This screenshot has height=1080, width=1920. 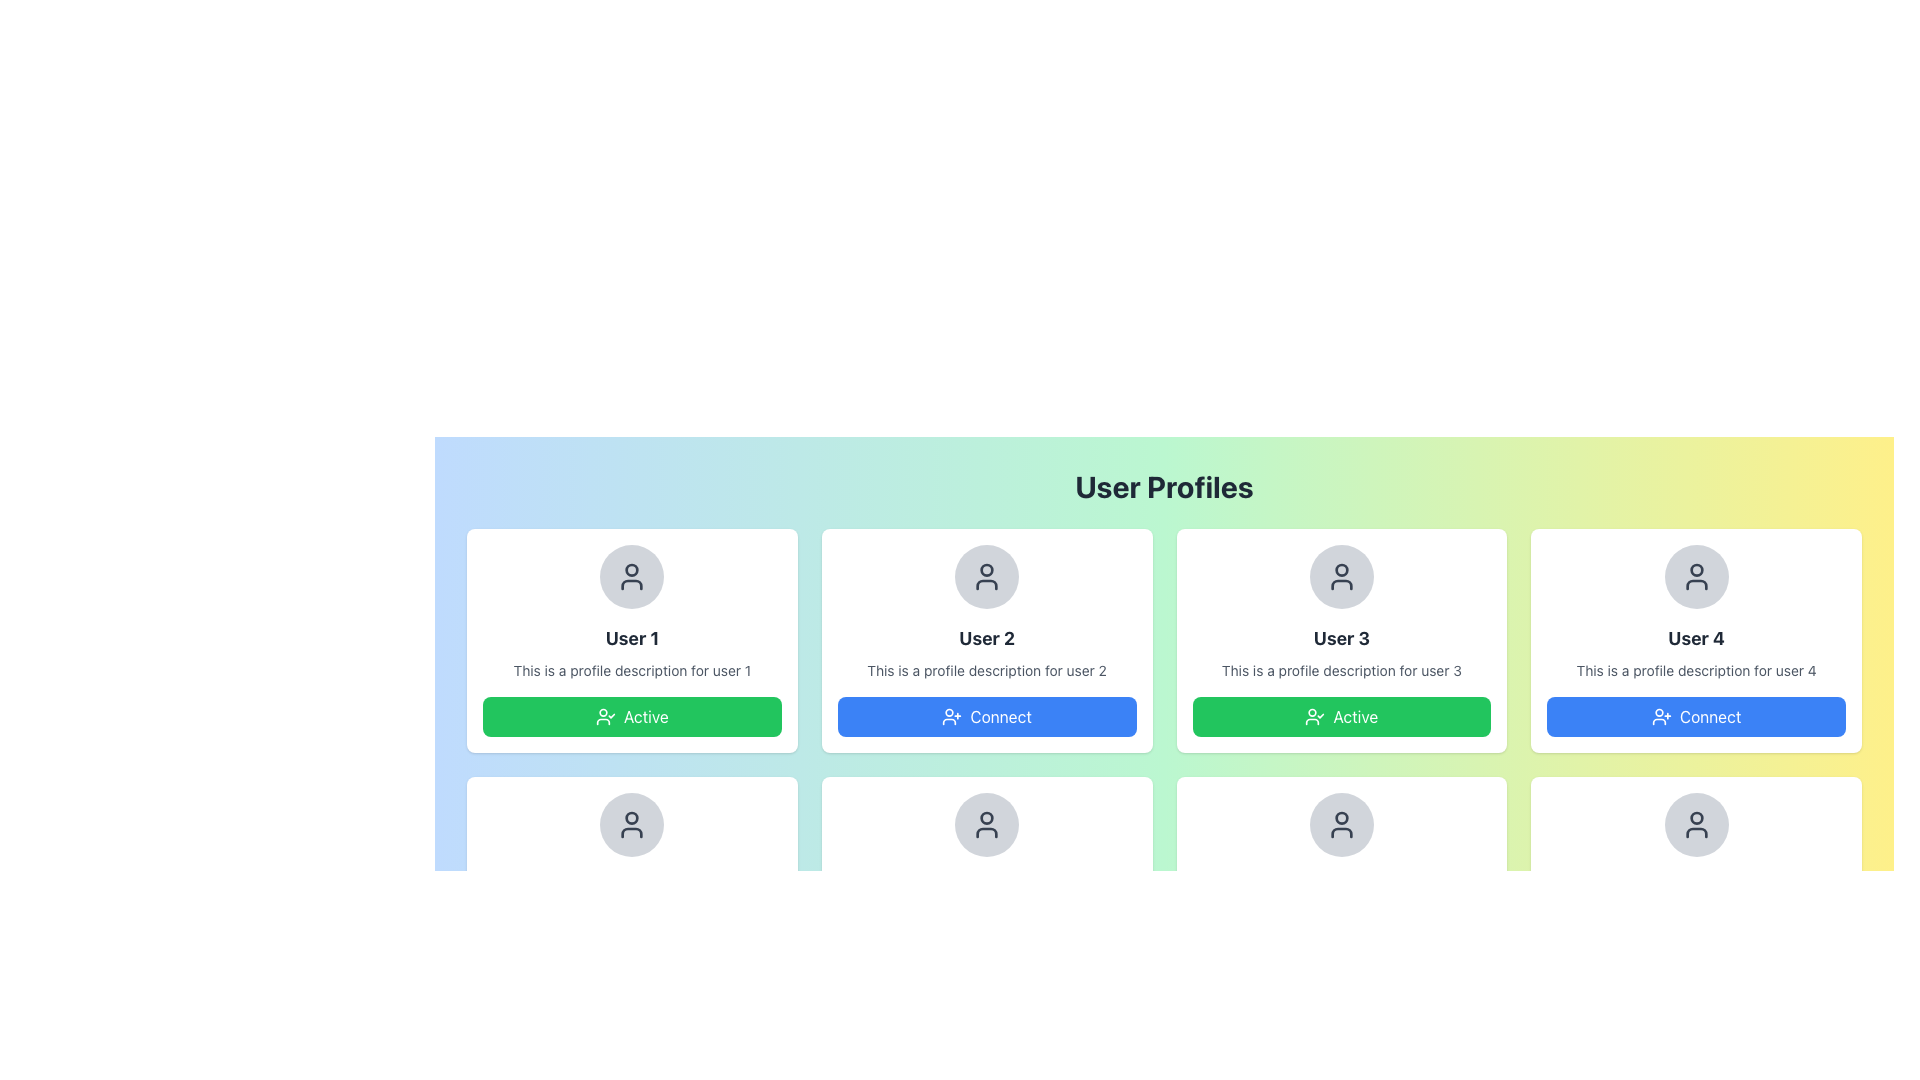 What do you see at coordinates (1341, 577) in the screenshot?
I see `the user icon representing the 'User 3' profile, which is centrally aligned within the circular holder at the top of the profile card` at bounding box center [1341, 577].